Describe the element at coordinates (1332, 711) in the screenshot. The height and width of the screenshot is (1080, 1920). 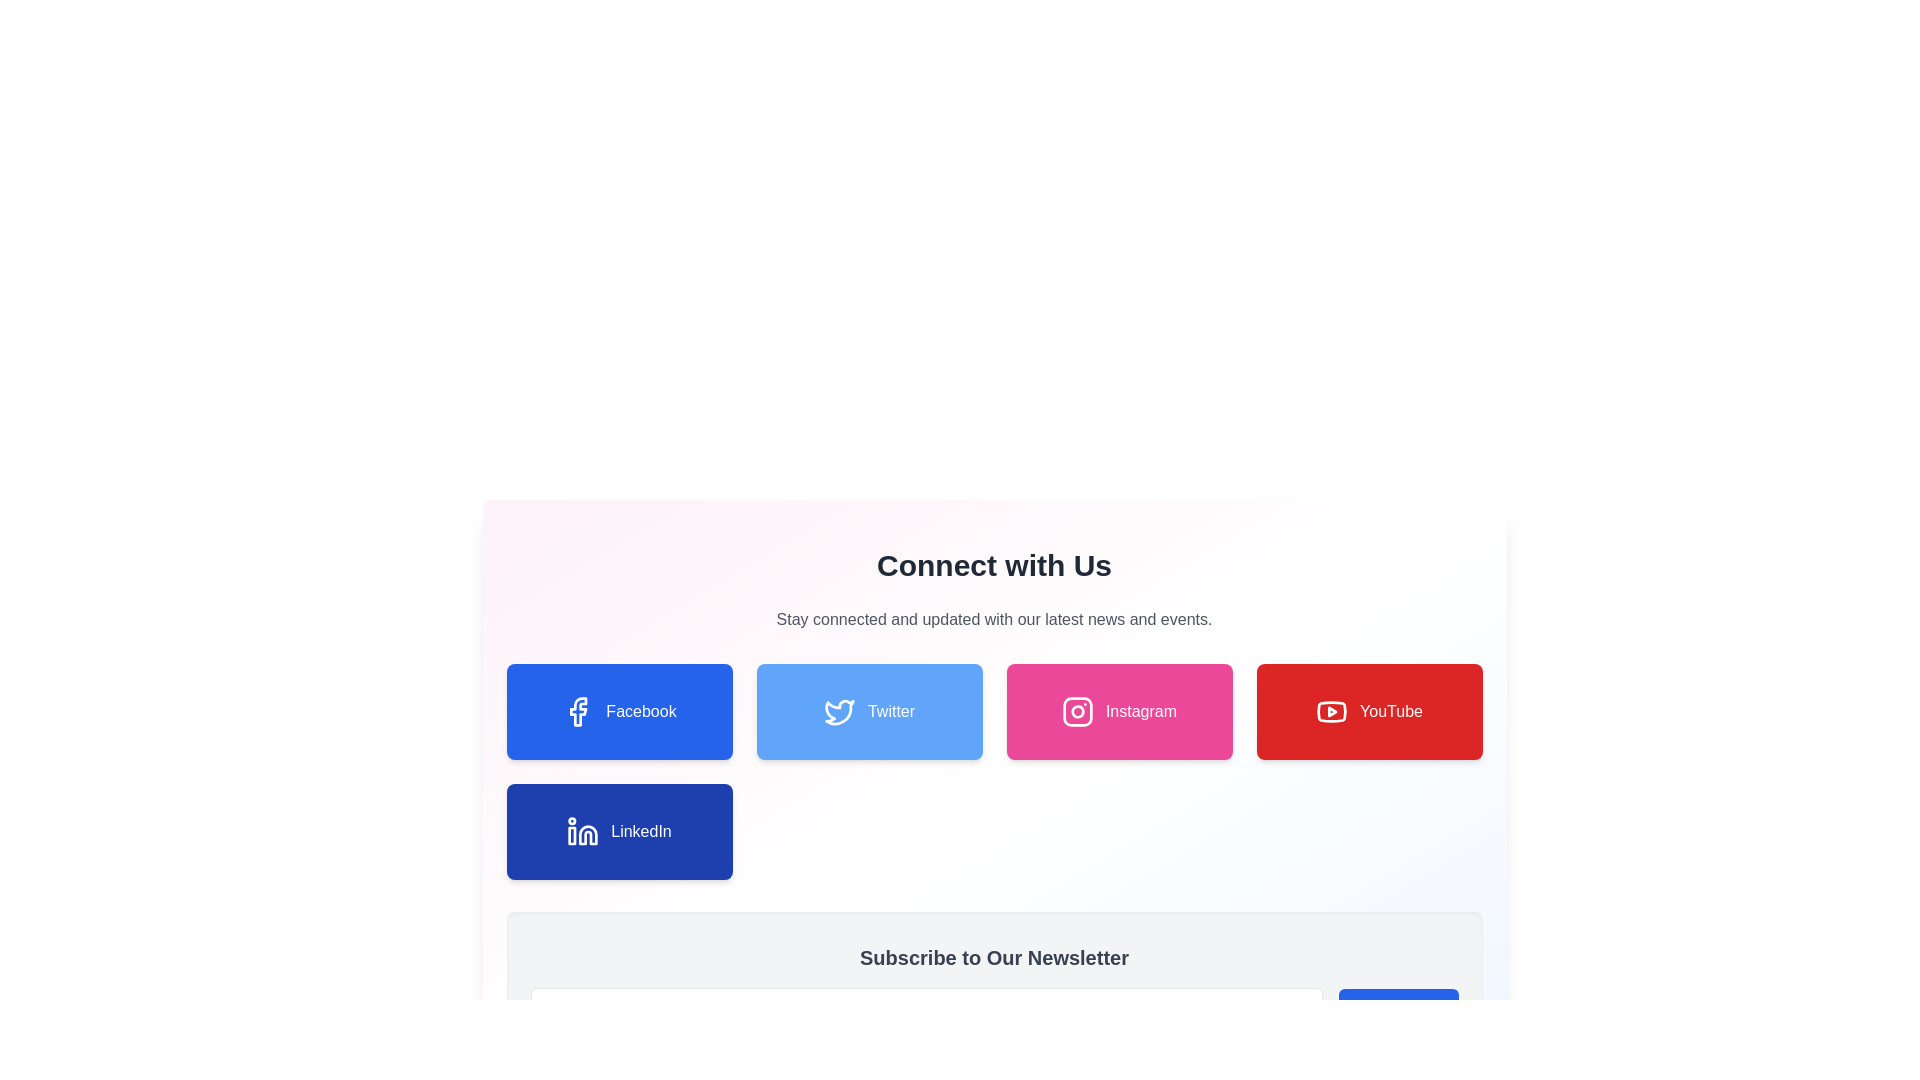
I see `the curved rectangular shape of the YouTube logo, which is styled in red and white, located in the fourth button from the left in the row of social media buttons` at that location.